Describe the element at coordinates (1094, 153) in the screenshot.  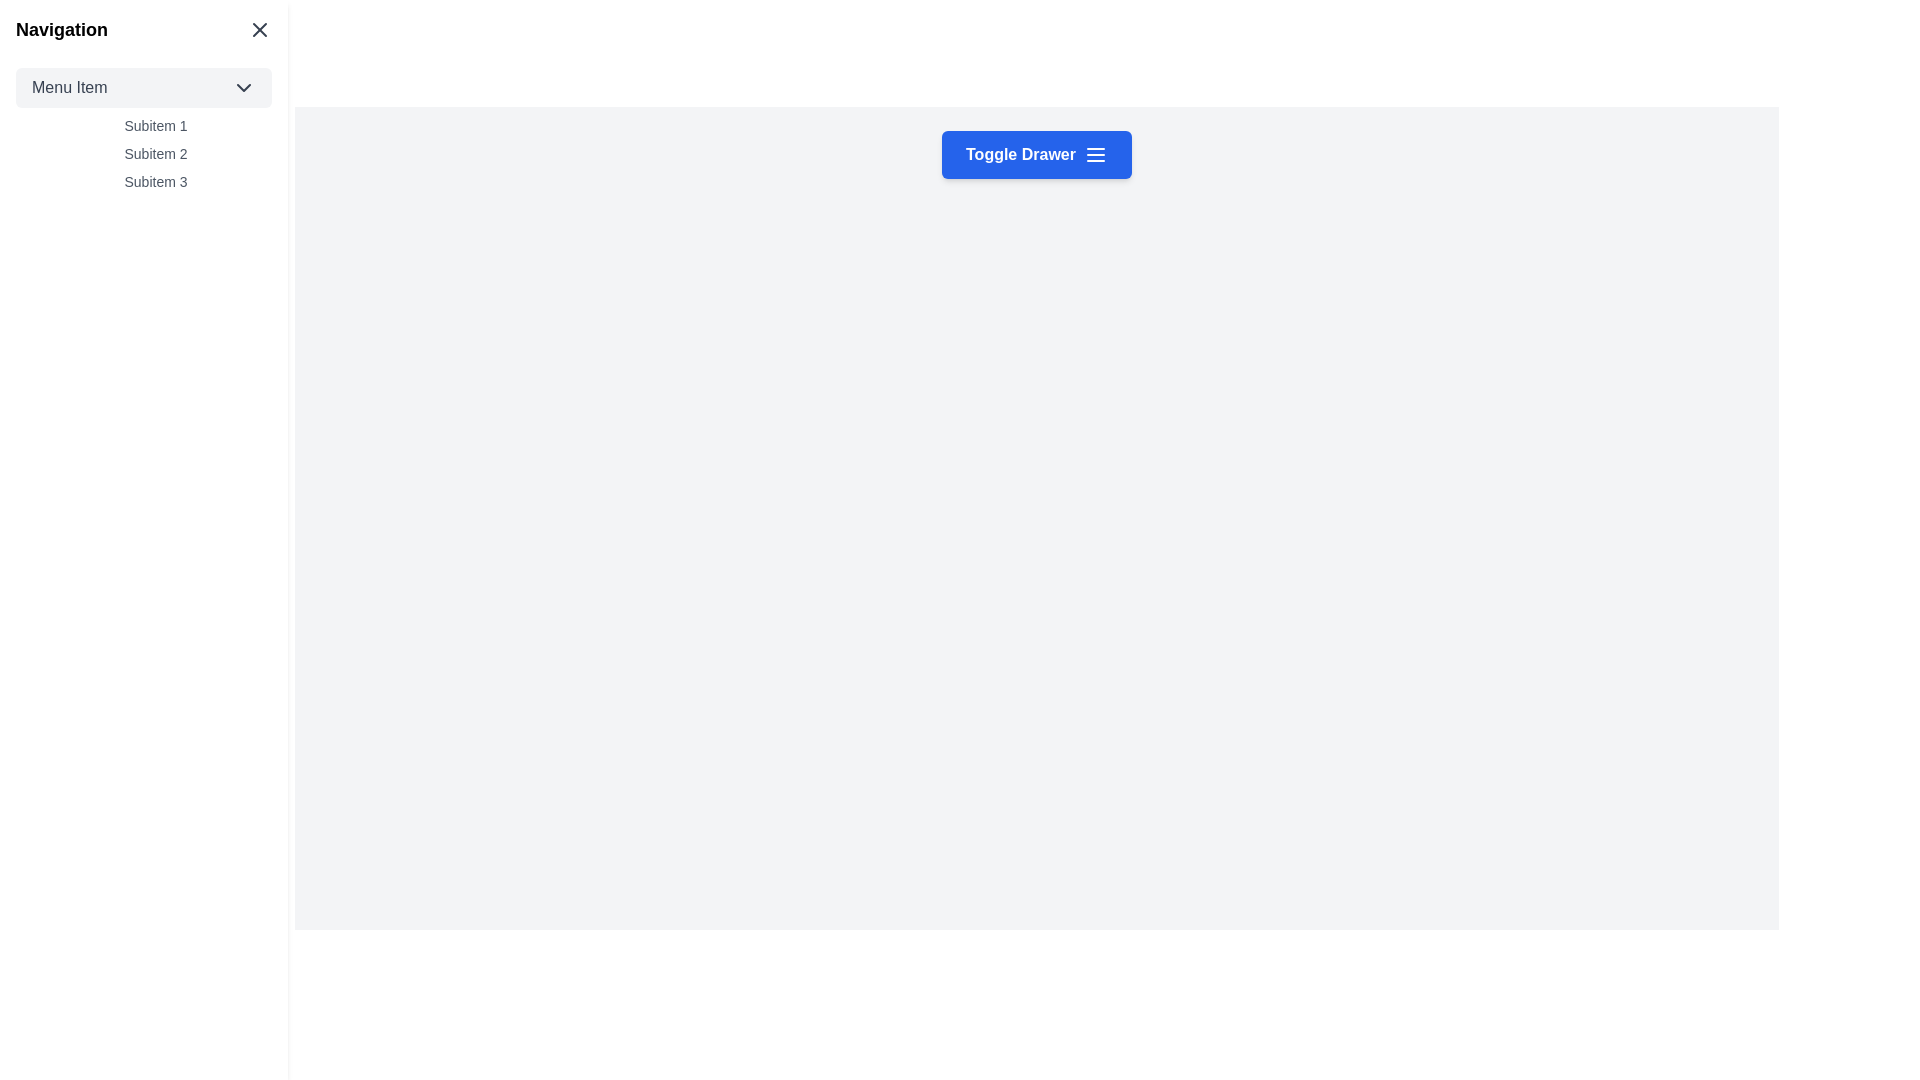
I see `the SVG icon located to the right of the 'Toggle Drawer' button` at that location.